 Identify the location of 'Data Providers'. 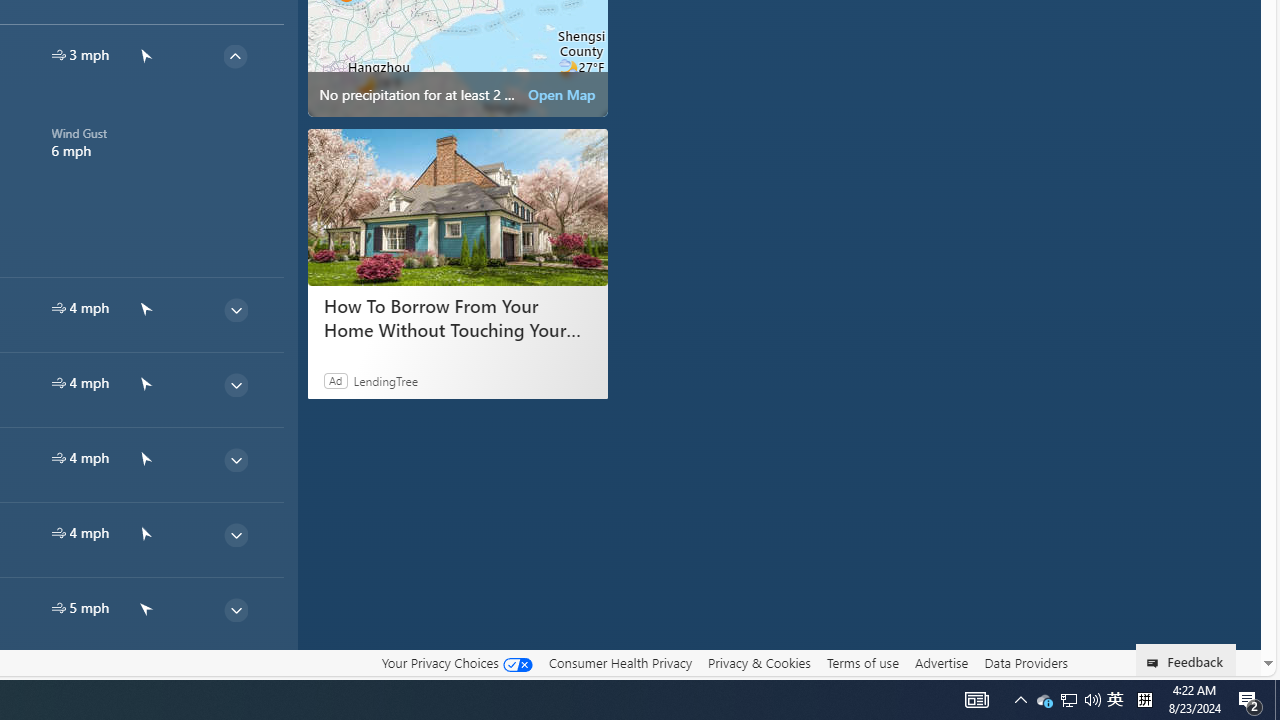
(1025, 662).